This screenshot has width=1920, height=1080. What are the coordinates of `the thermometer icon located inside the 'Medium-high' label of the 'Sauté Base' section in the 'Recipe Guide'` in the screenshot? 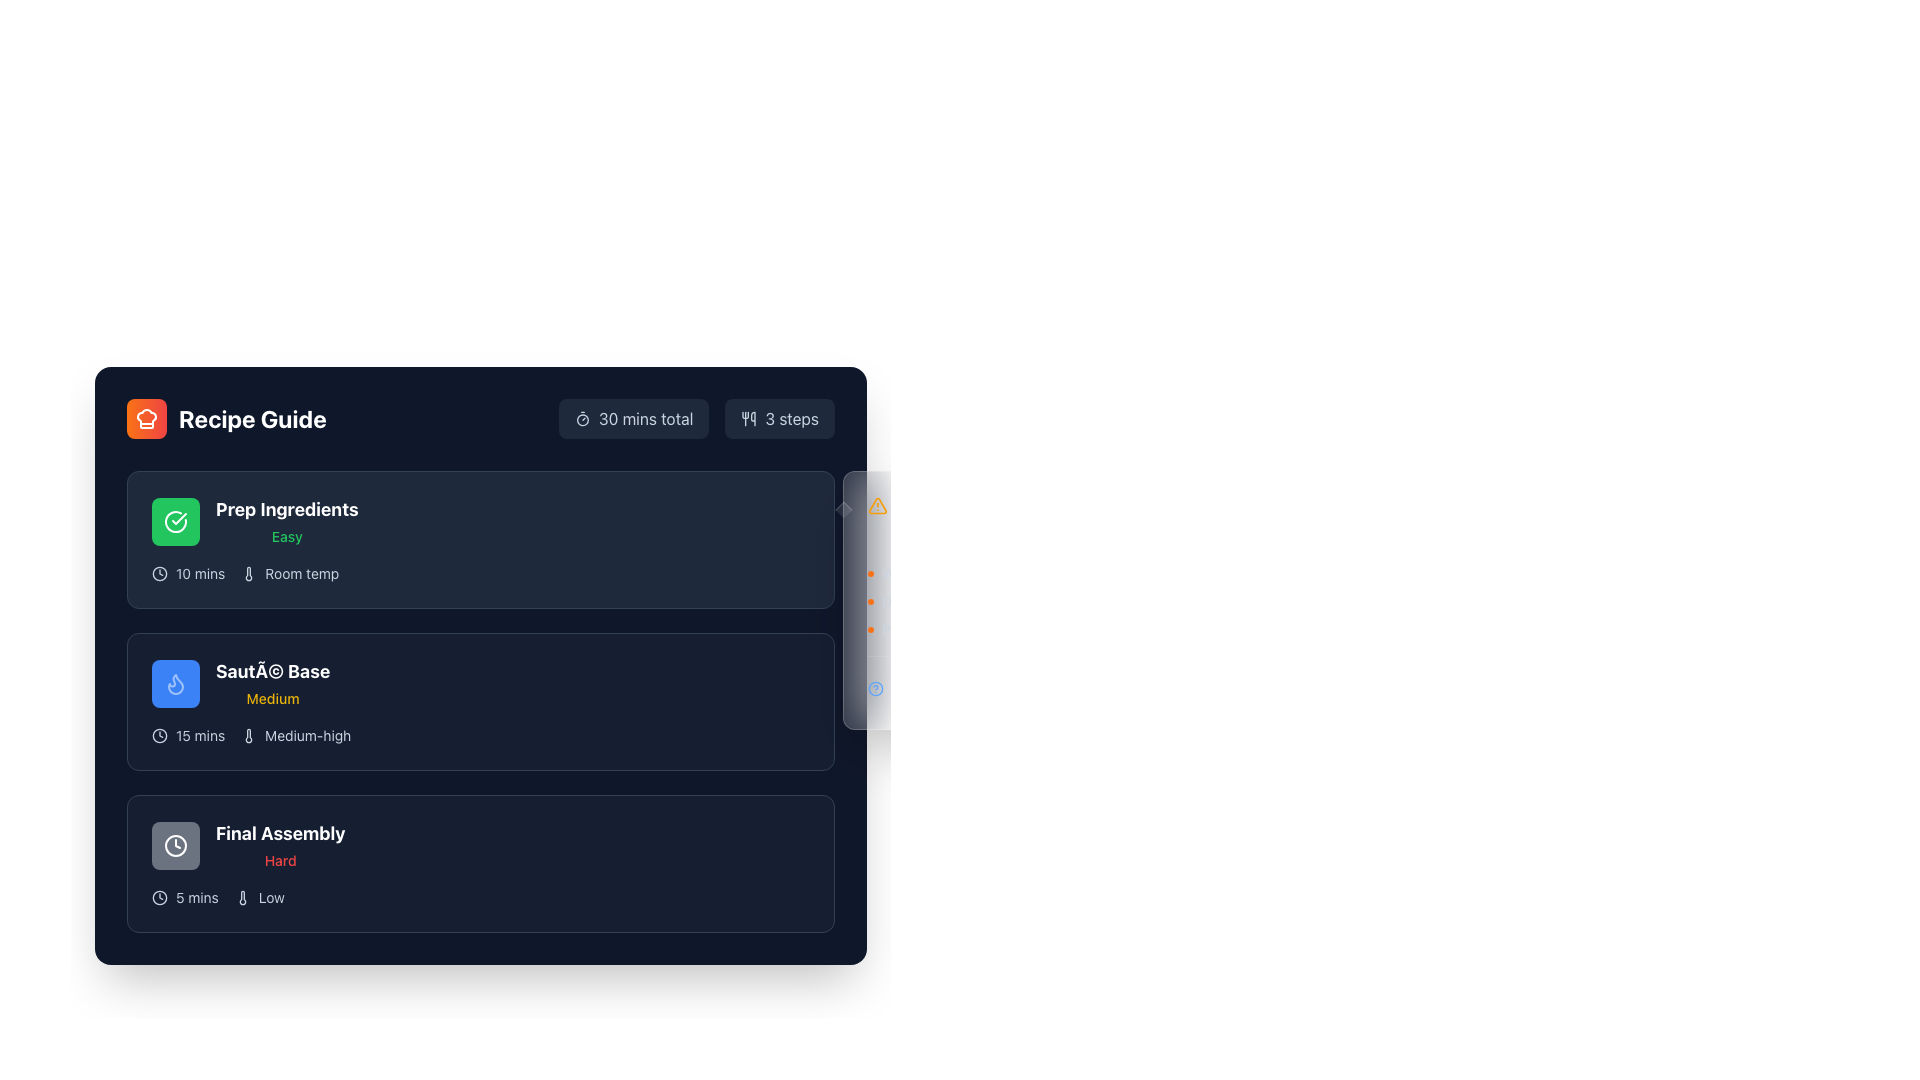 It's located at (248, 736).